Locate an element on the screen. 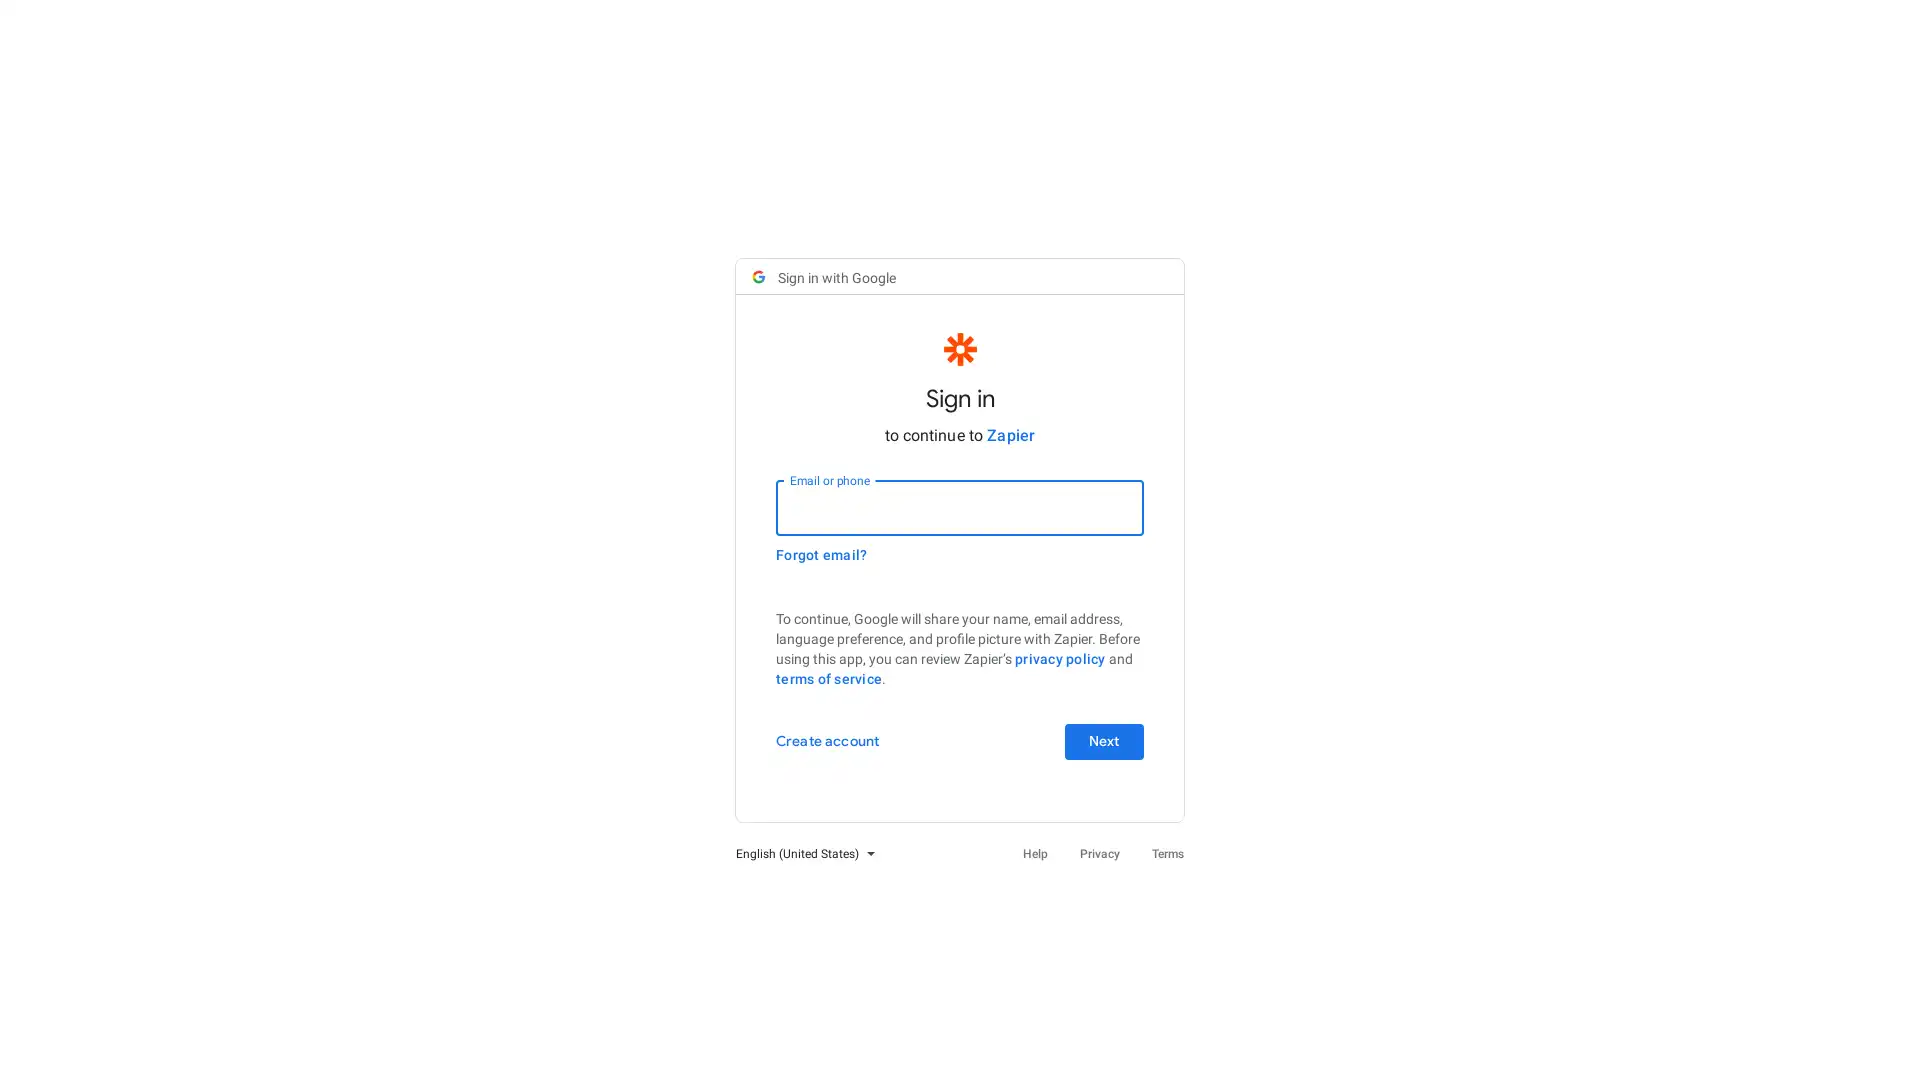 The image size is (1920, 1080). Next is located at coordinates (1103, 740).